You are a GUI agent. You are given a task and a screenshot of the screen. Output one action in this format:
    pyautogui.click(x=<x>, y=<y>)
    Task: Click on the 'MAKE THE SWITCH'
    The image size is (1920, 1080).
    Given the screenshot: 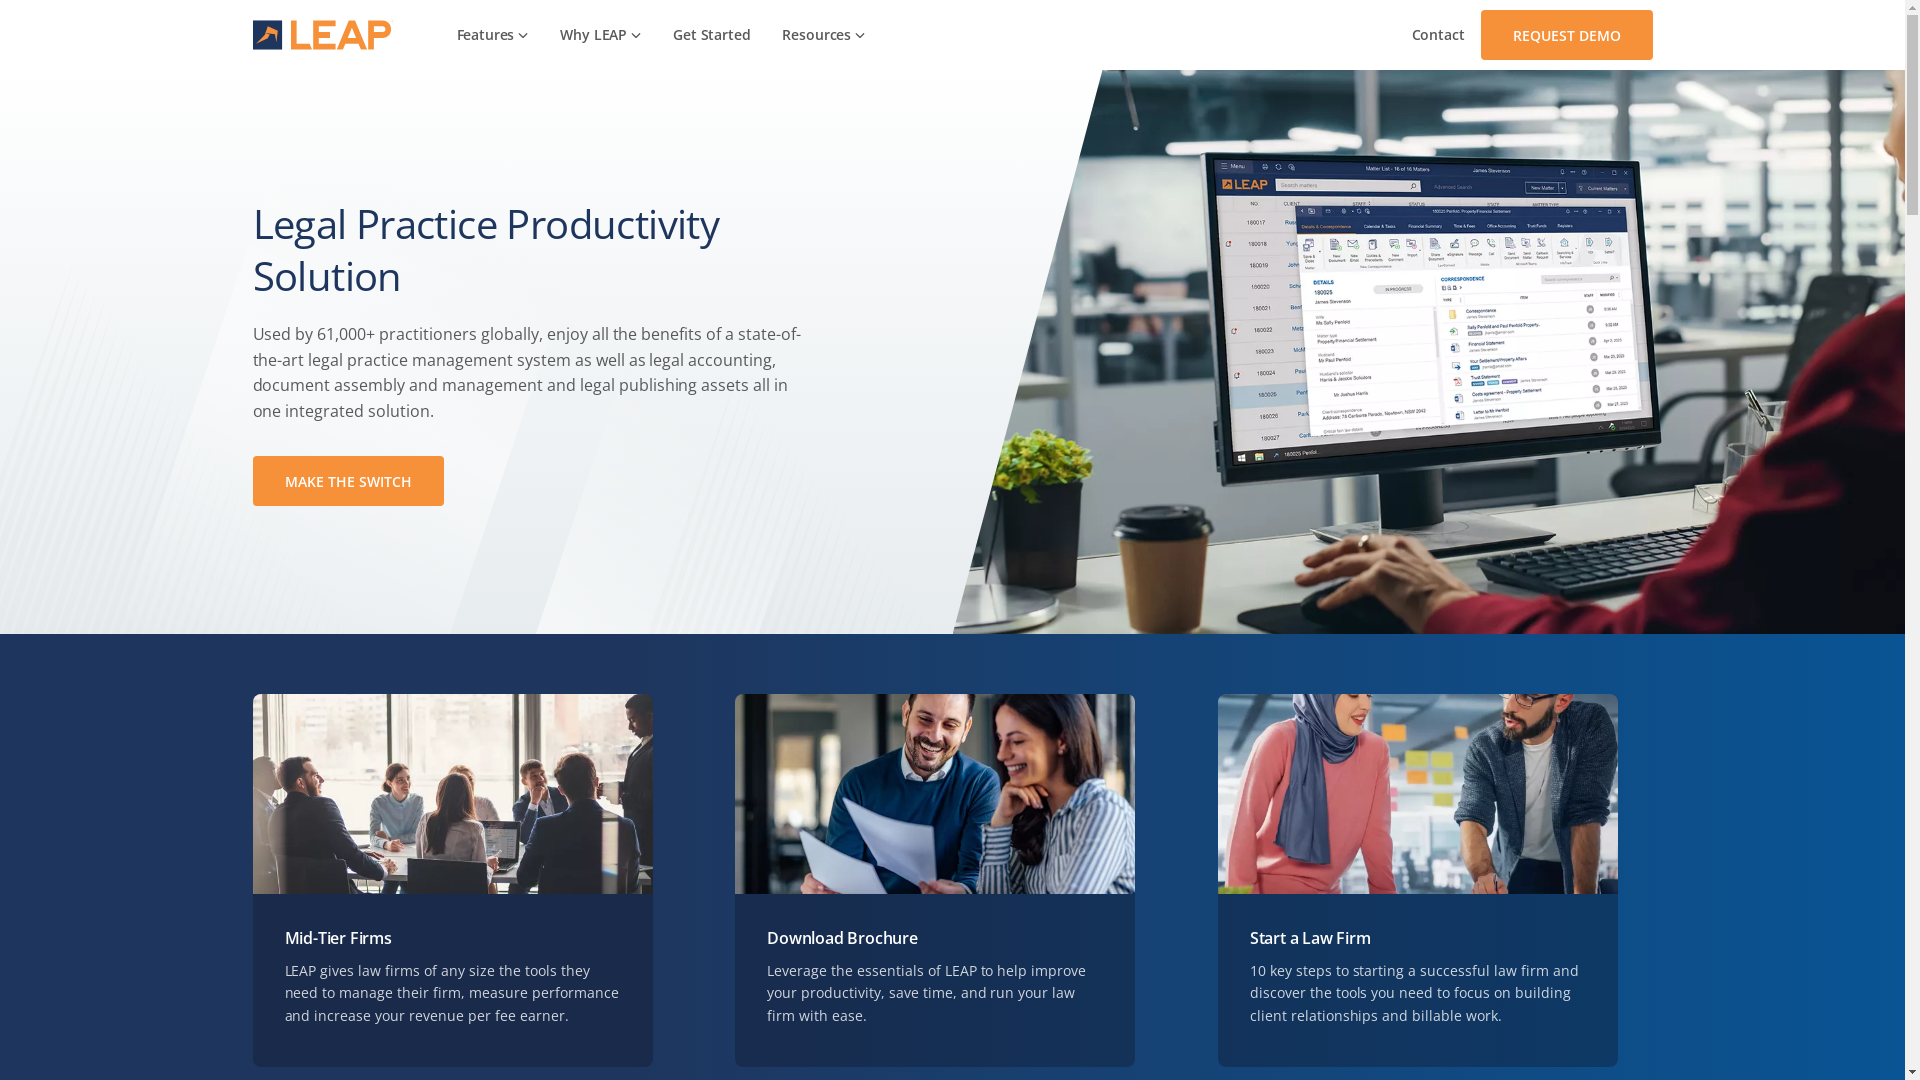 What is the action you would take?
    pyautogui.click(x=251, y=481)
    